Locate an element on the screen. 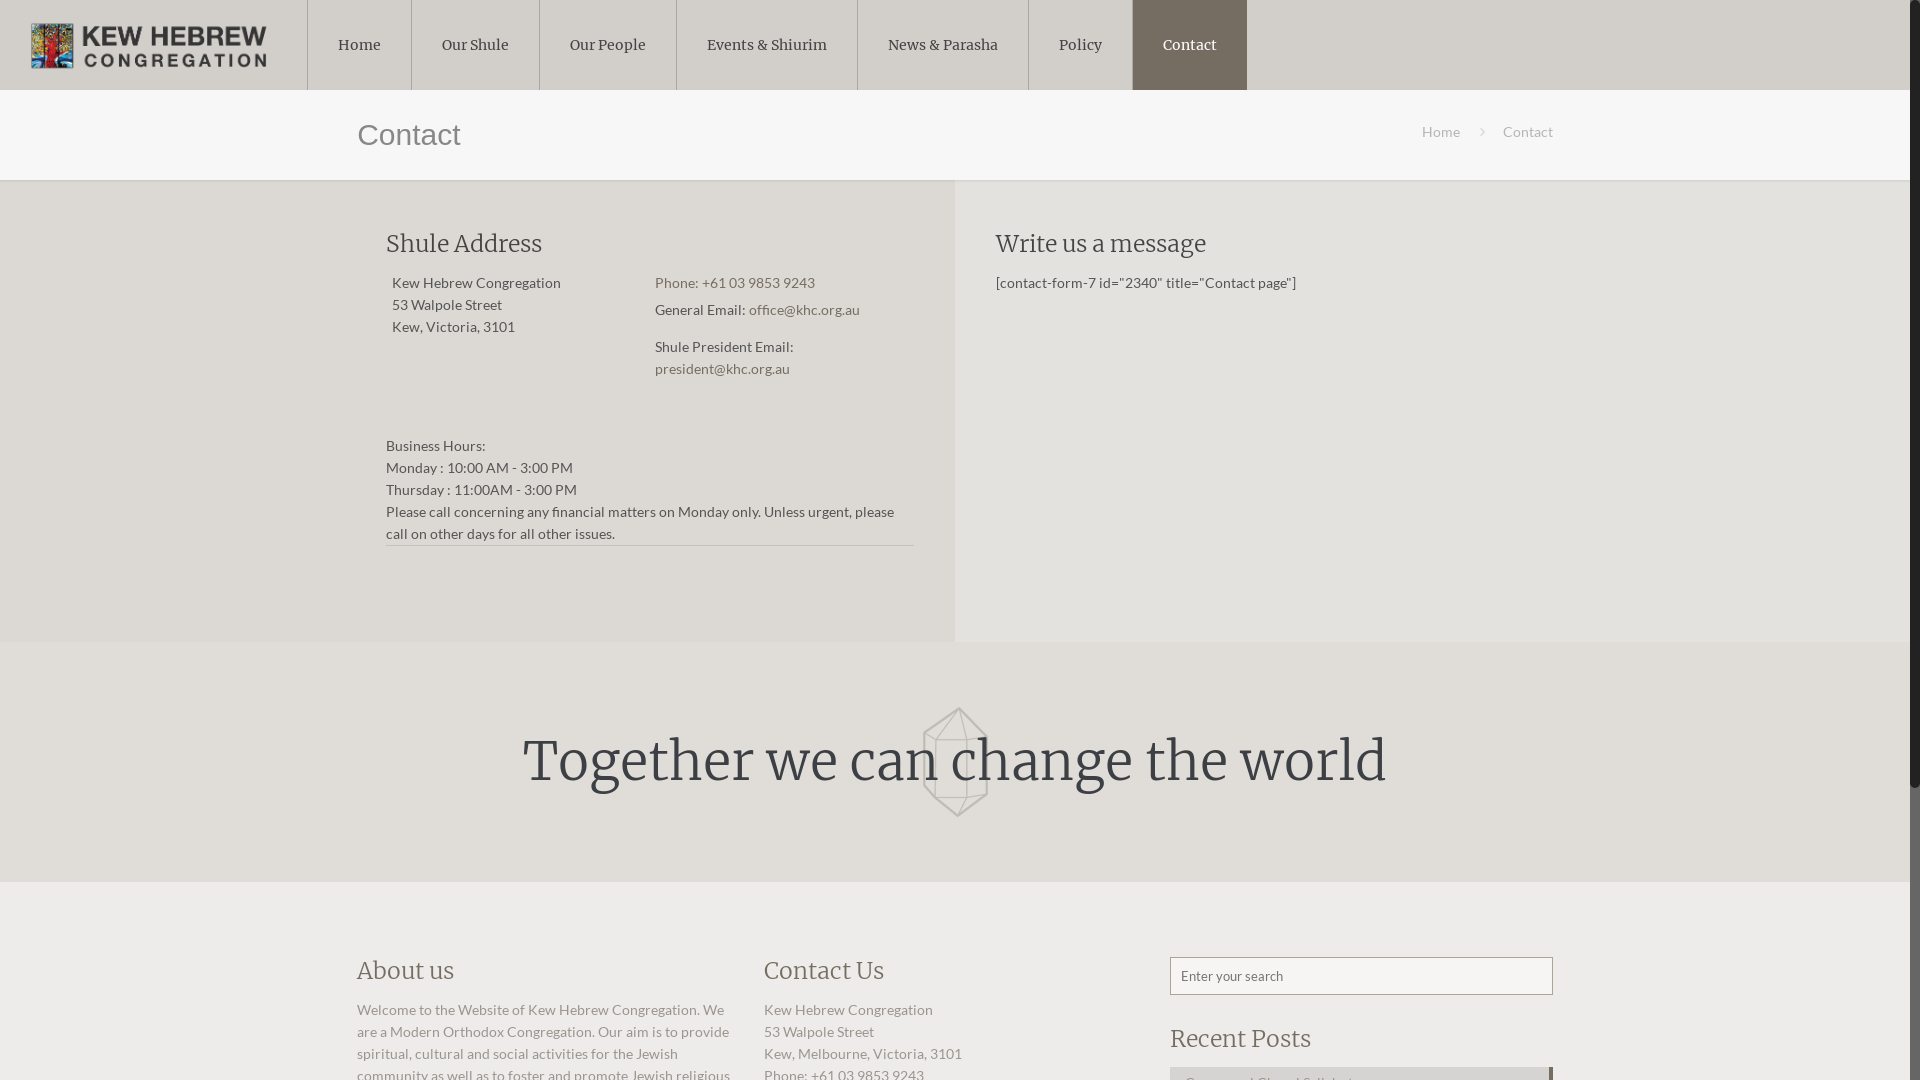 This screenshot has height=1080, width=1920. 'Home' is located at coordinates (359, 45).